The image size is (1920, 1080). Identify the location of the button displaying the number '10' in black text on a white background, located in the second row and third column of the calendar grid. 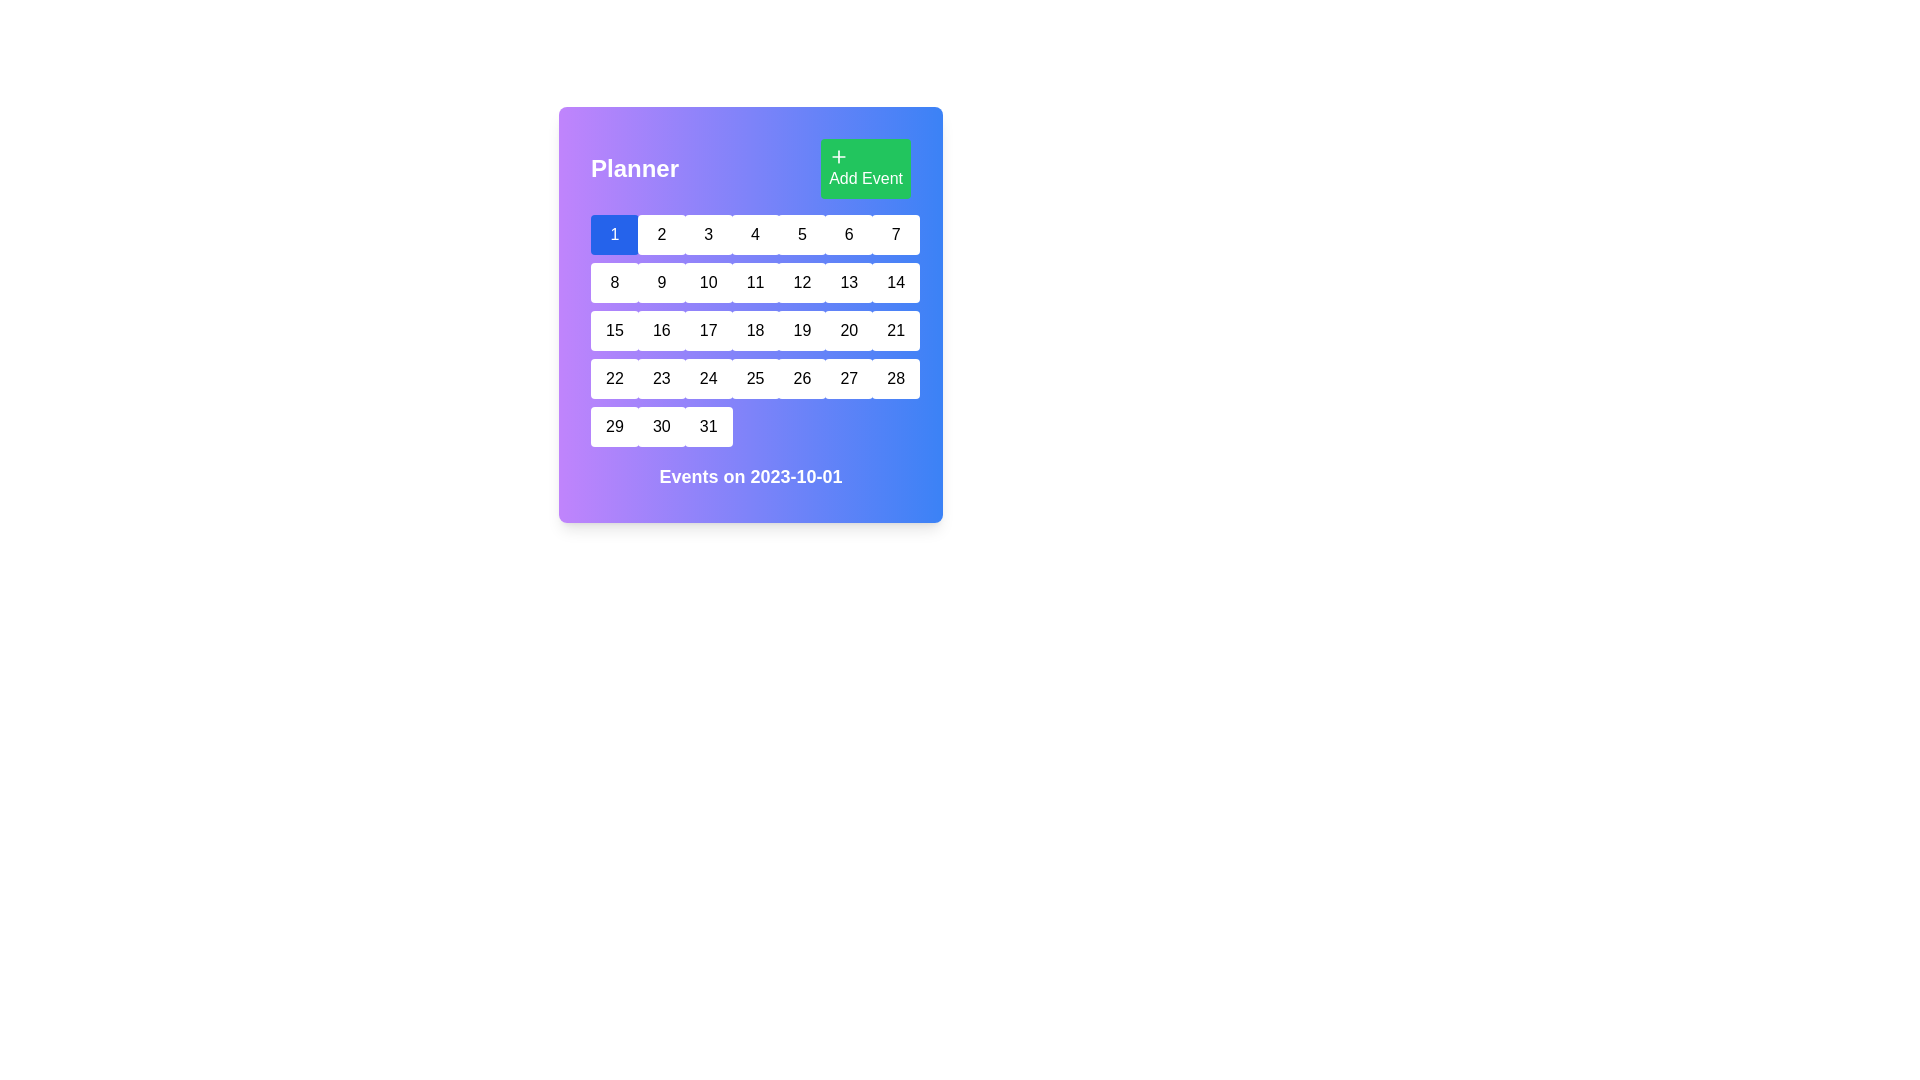
(708, 282).